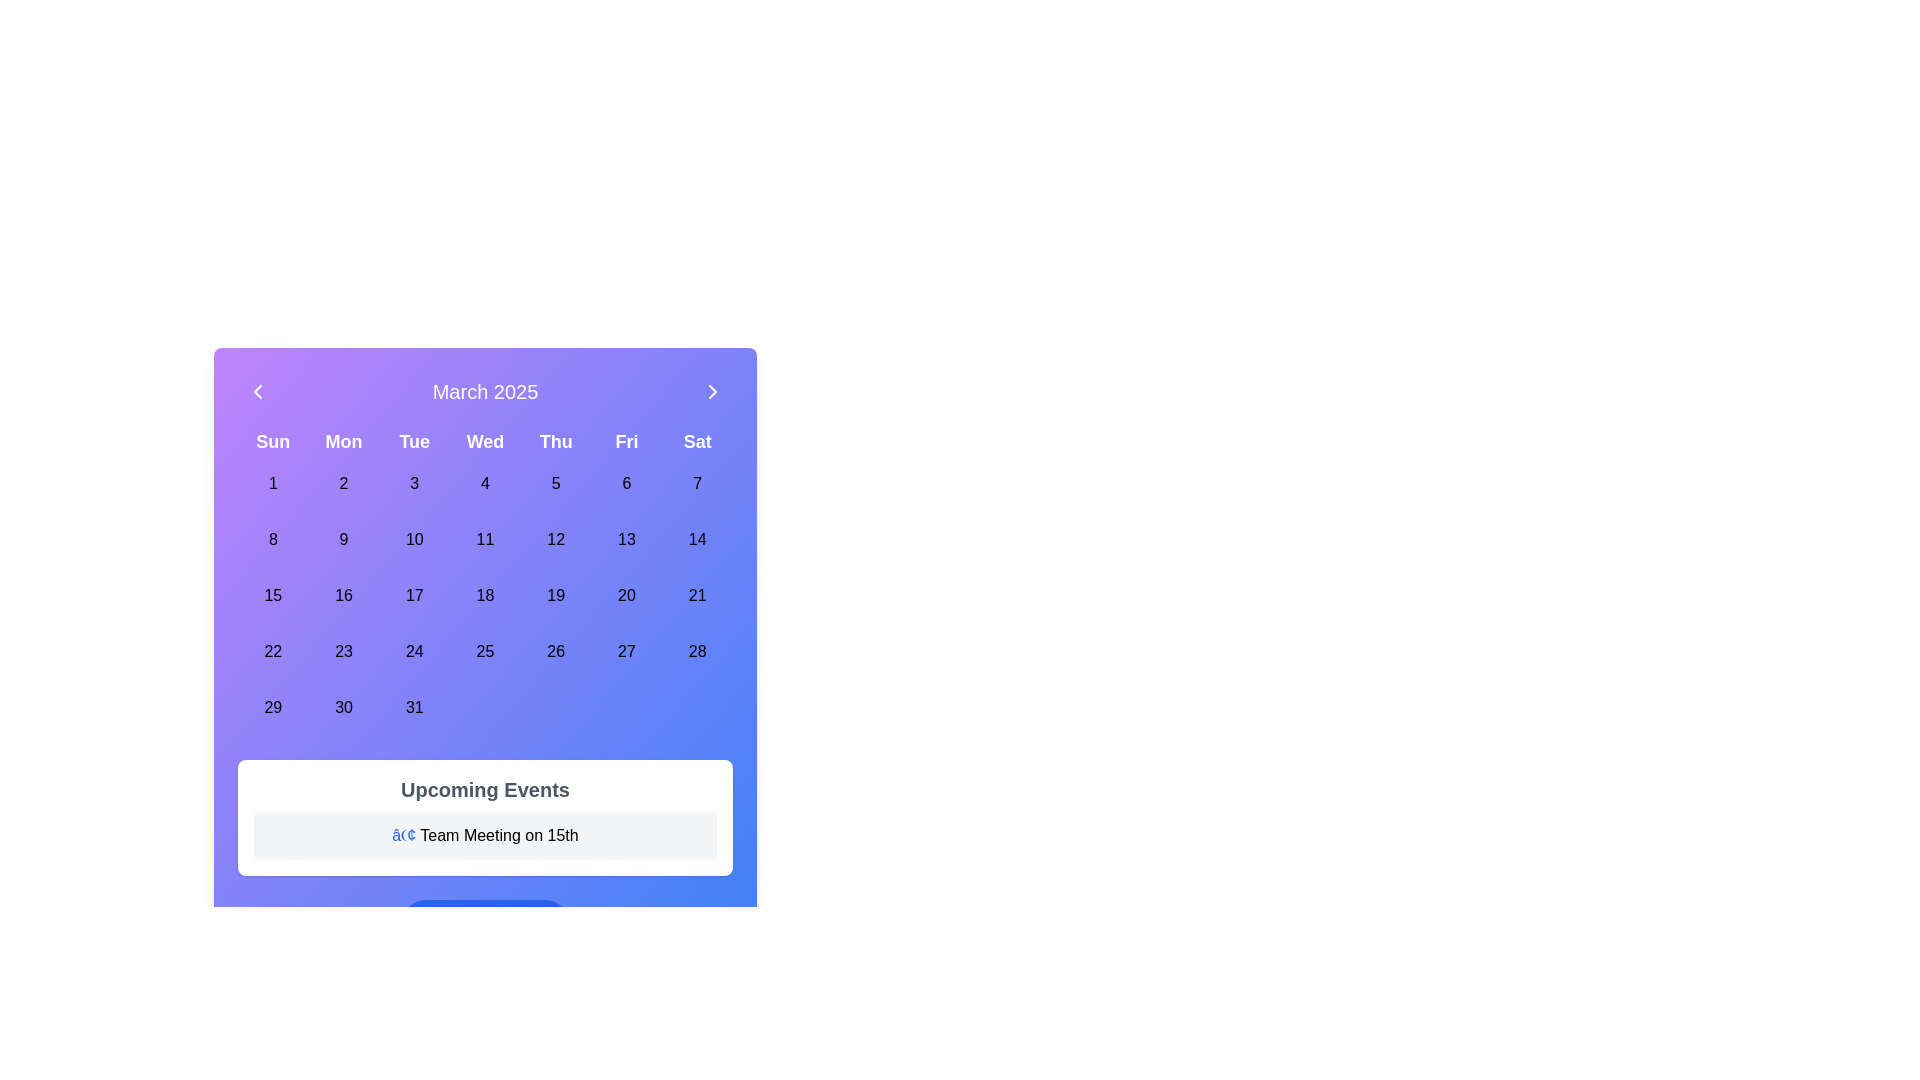 This screenshot has width=1920, height=1080. What do you see at coordinates (413, 540) in the screenshot?
I see `the circular button displaying '10' in the center` at bounding box center [413, 540].